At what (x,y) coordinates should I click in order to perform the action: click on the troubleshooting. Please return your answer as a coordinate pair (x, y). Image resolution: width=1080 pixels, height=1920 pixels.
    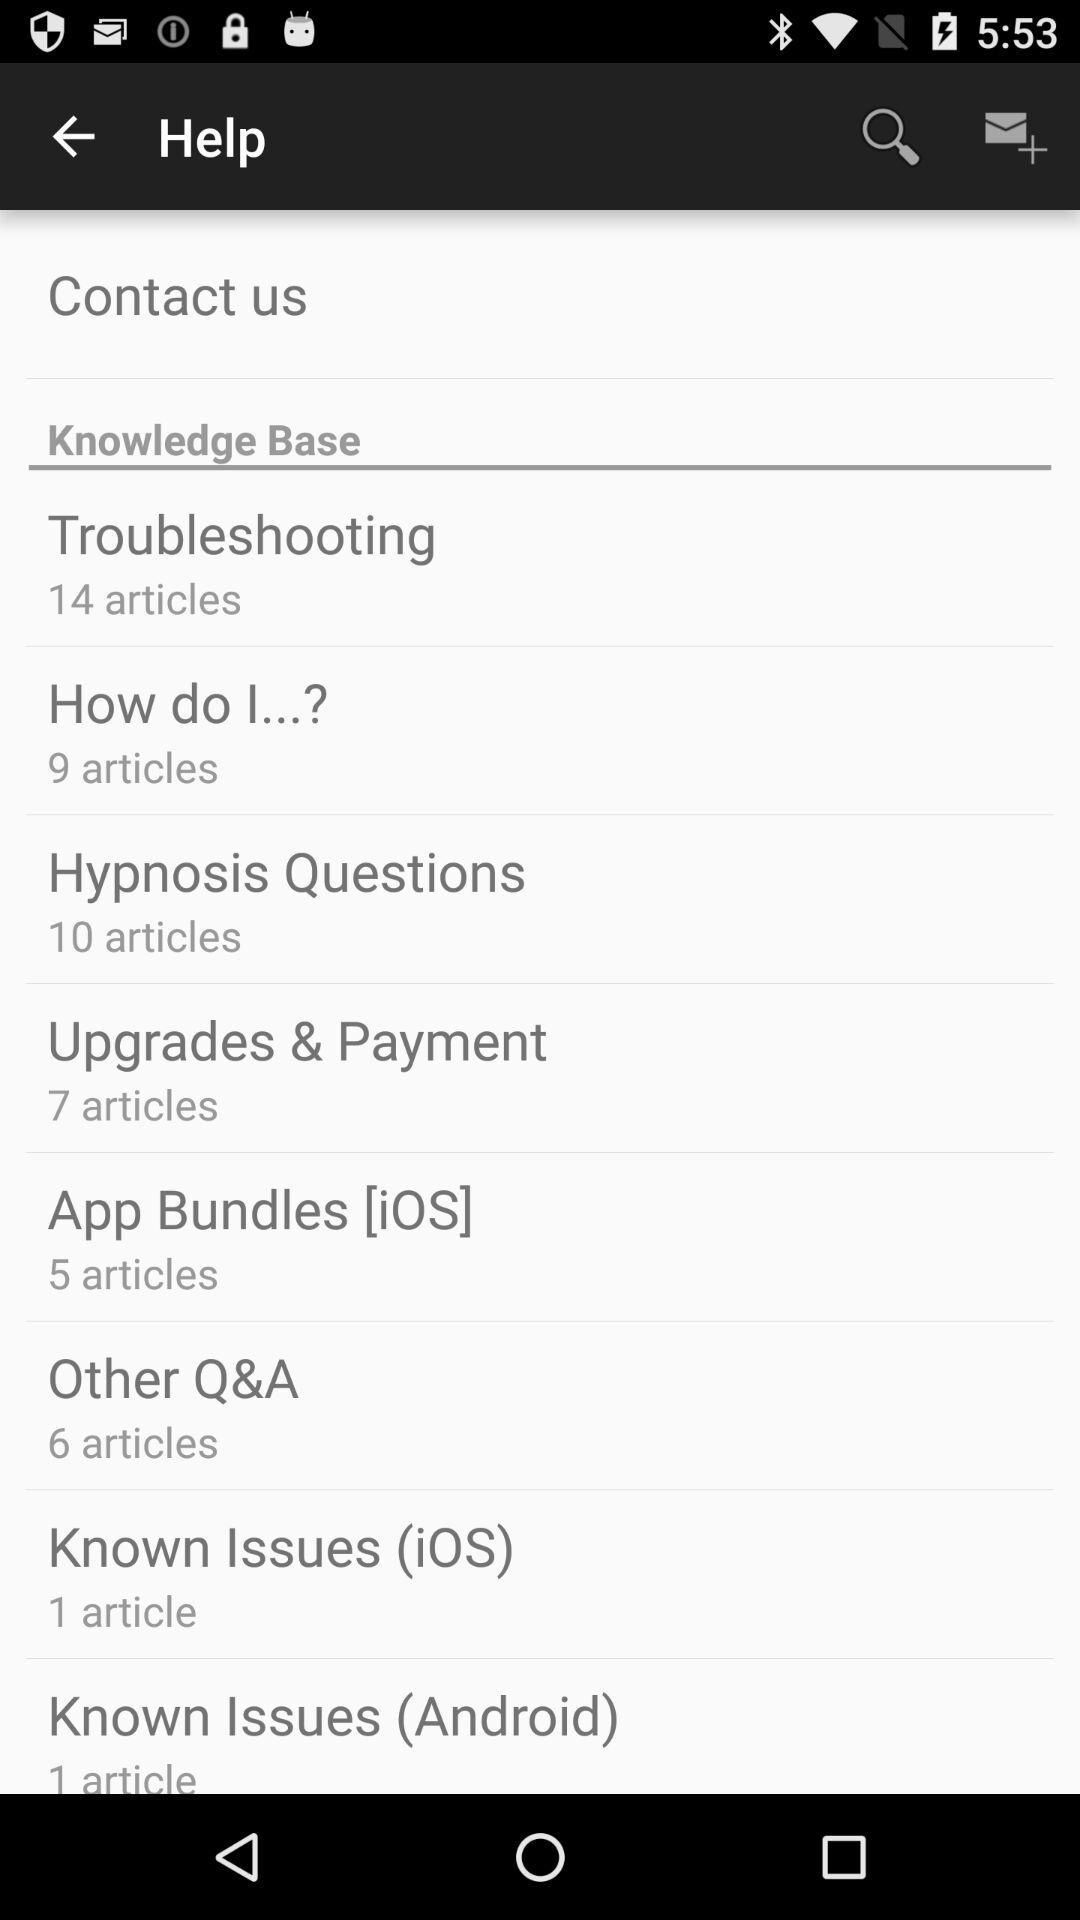
    Looking at the image, I should click on (240, 532).